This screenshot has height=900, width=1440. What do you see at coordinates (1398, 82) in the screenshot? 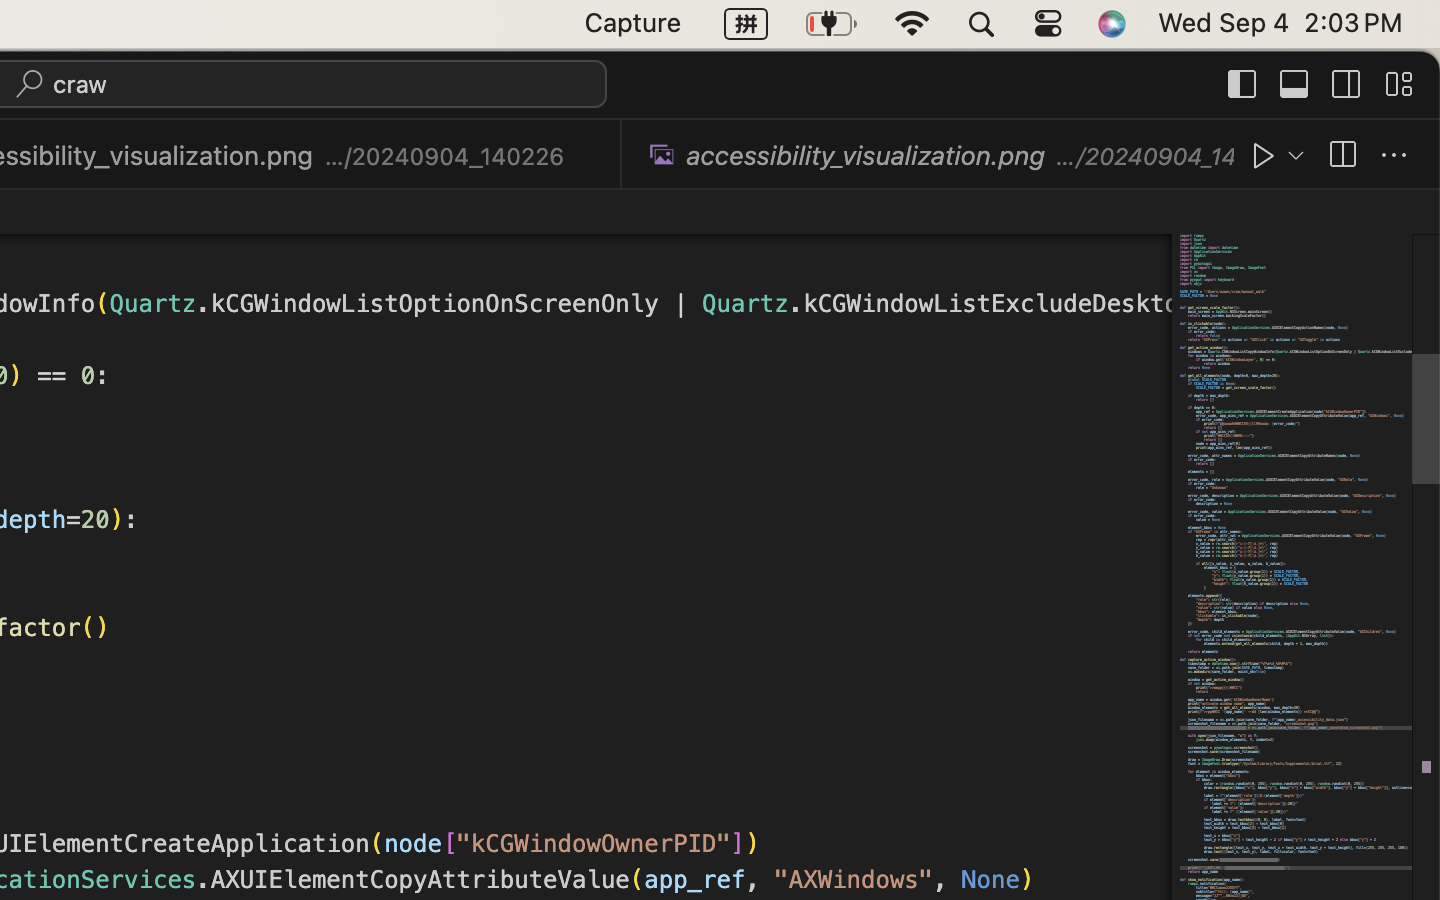
I see `''` at bounding box center [1398, 82].